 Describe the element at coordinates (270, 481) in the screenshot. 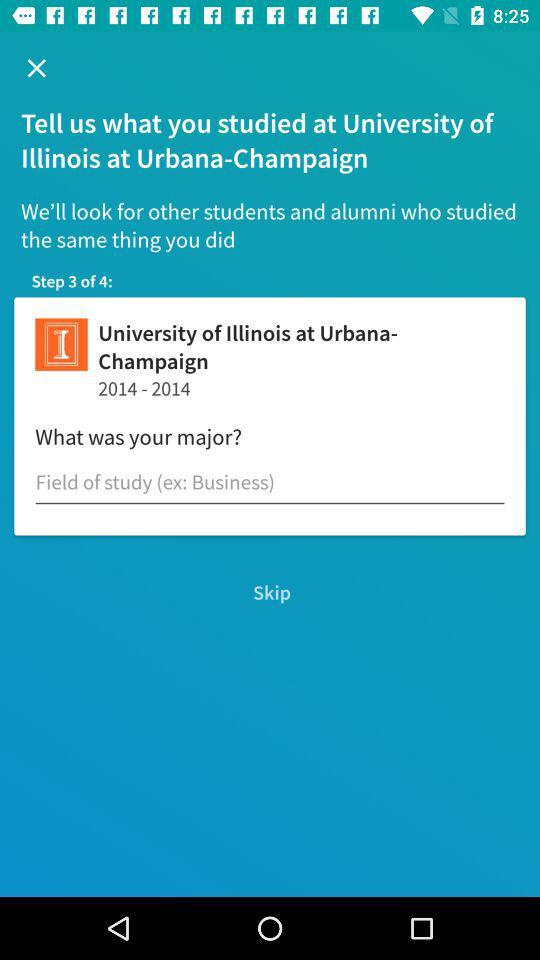

I see `field of study text` at that location.